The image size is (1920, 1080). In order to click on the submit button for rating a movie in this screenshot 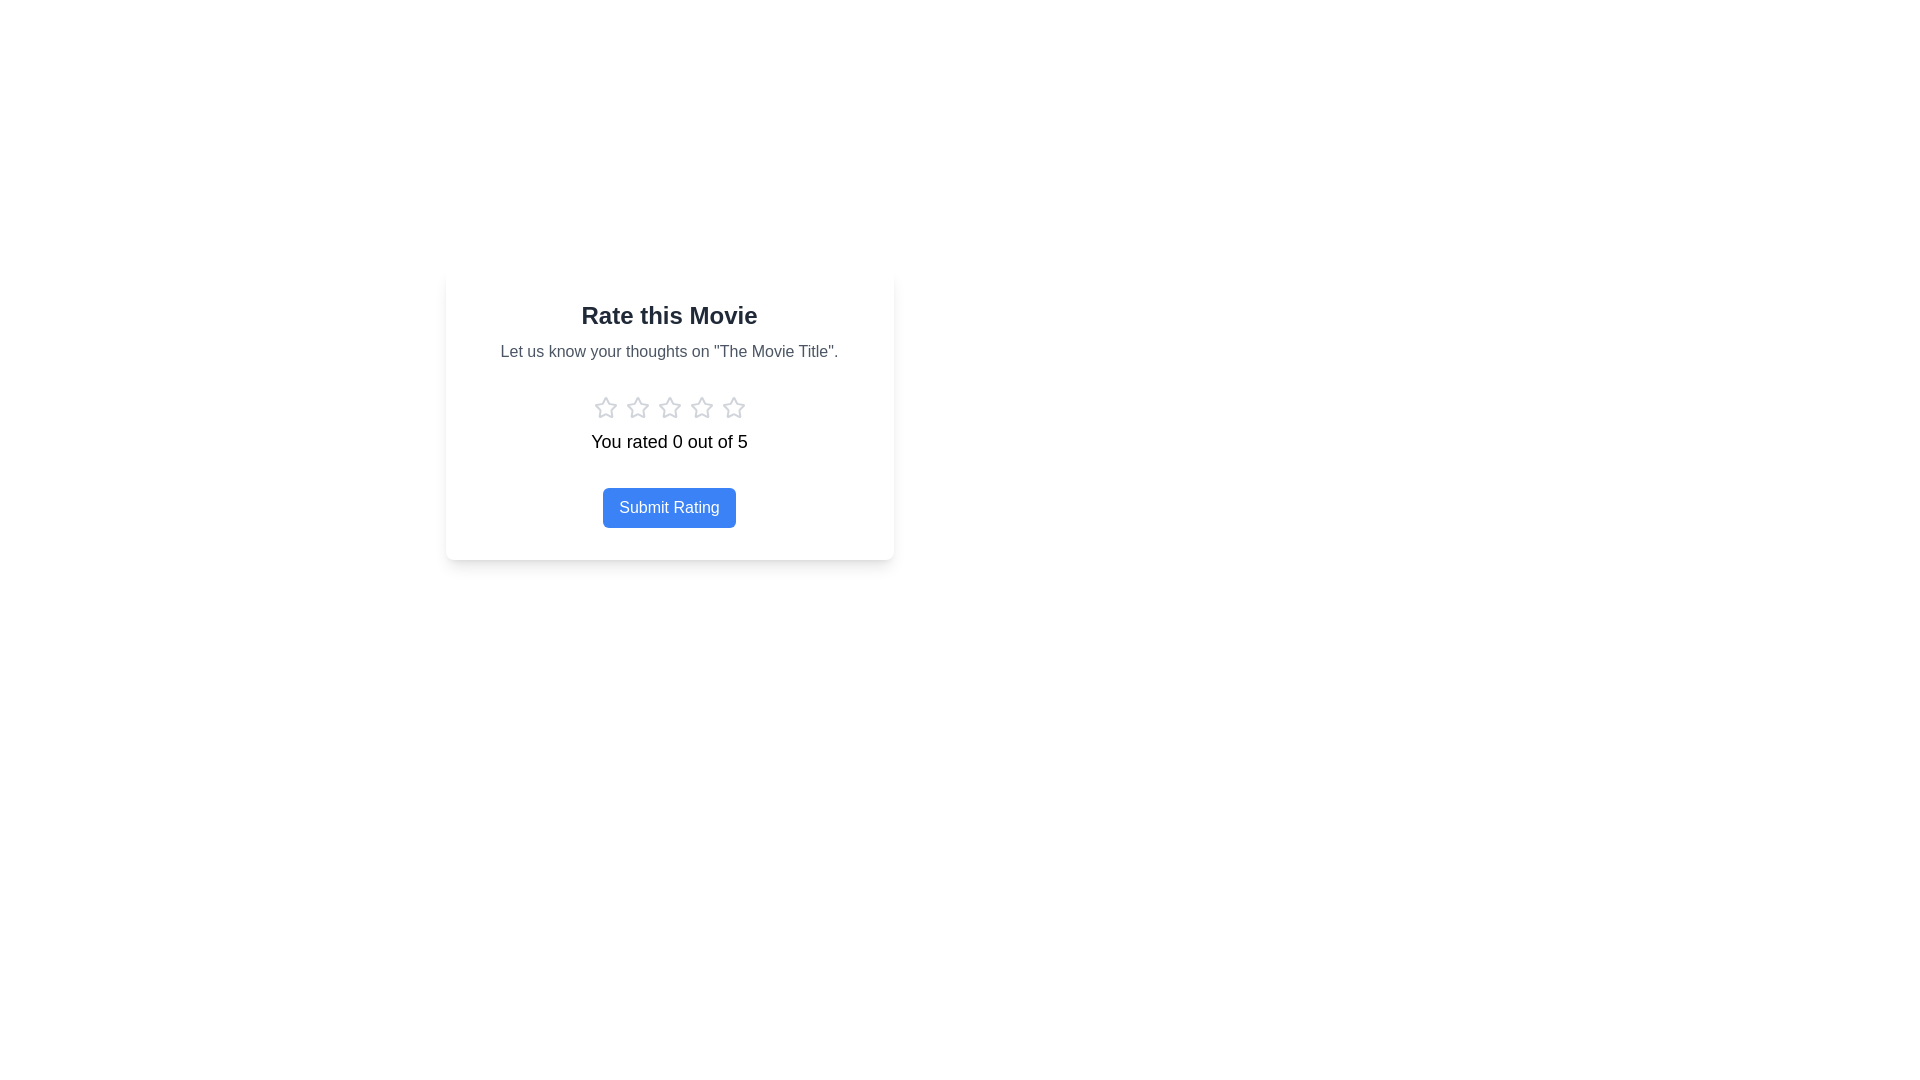, I will do `click(669, 507)`.